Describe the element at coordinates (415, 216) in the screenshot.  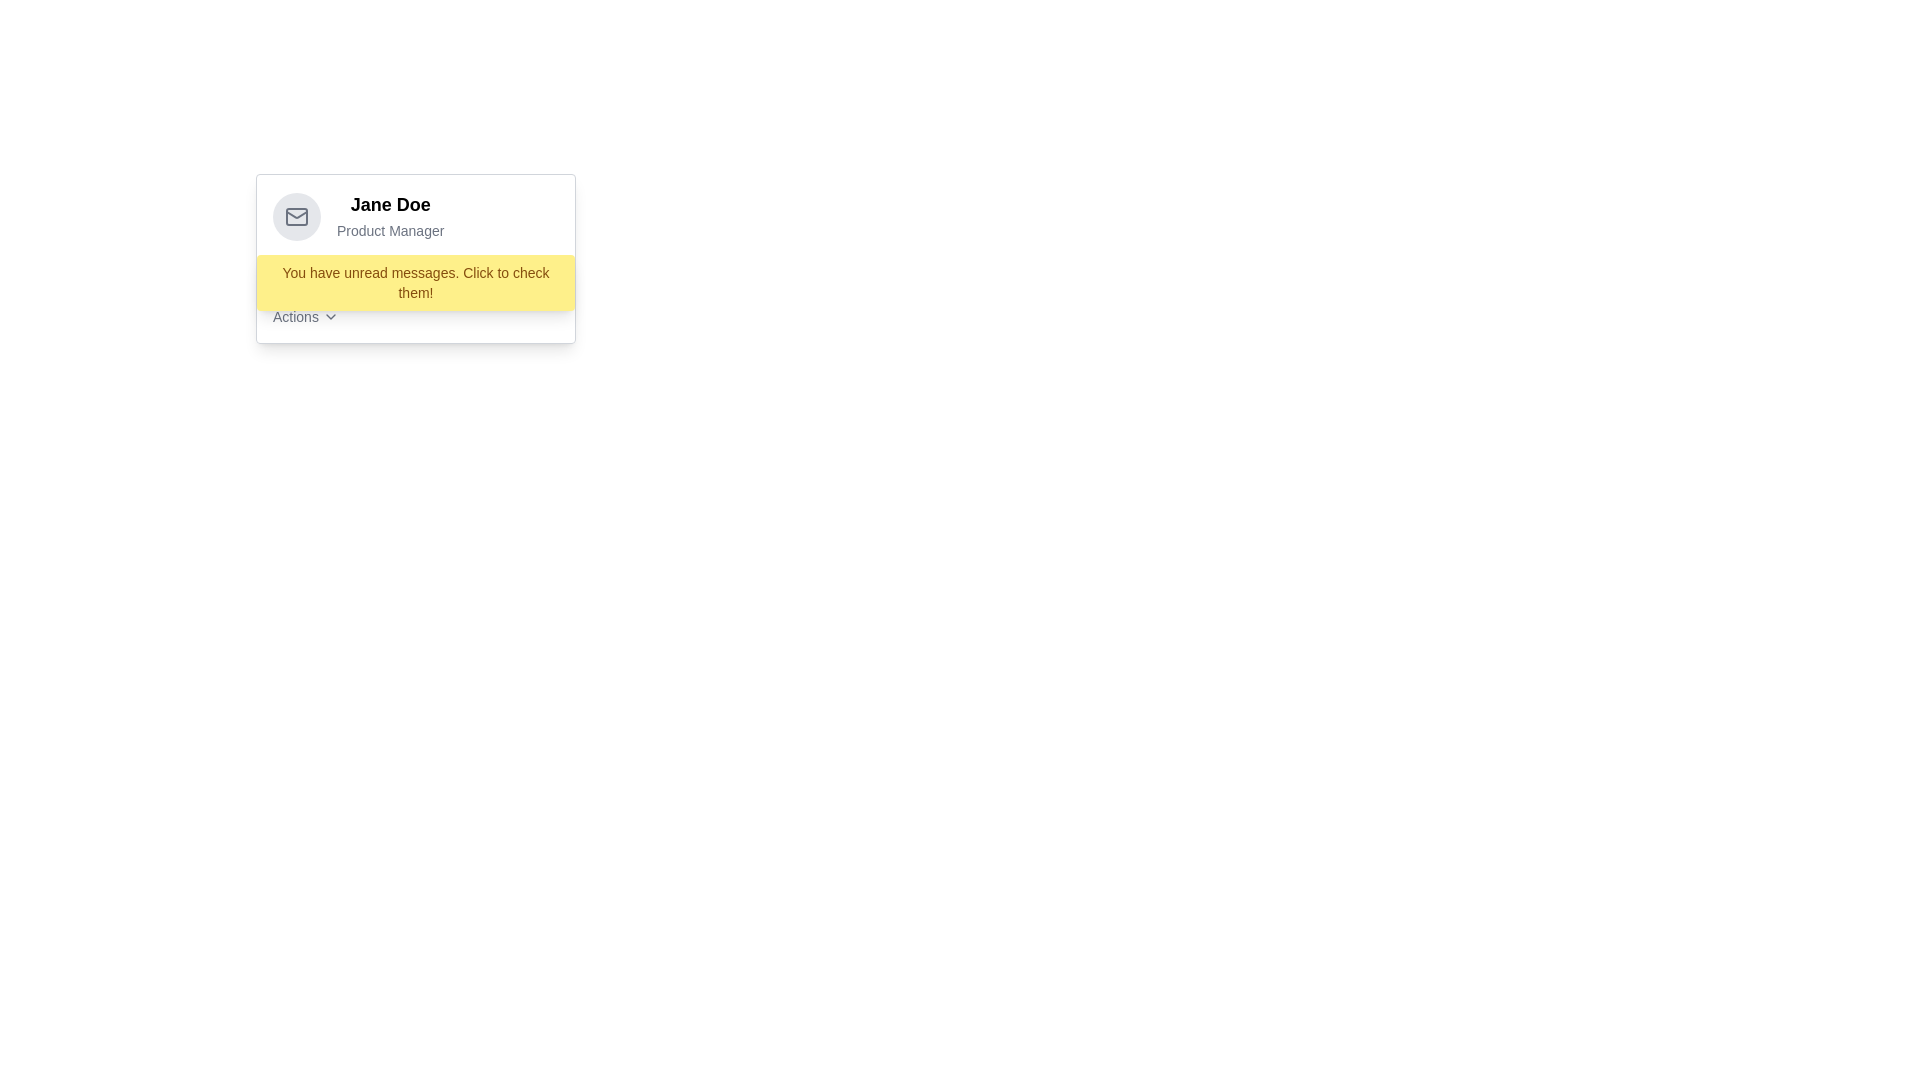
I see `the profile information display element, which features a circular mail icon on the left and the text 'Jane Doe' and 'Product Manager' on the right, located above the yellow notification bar` at that location.